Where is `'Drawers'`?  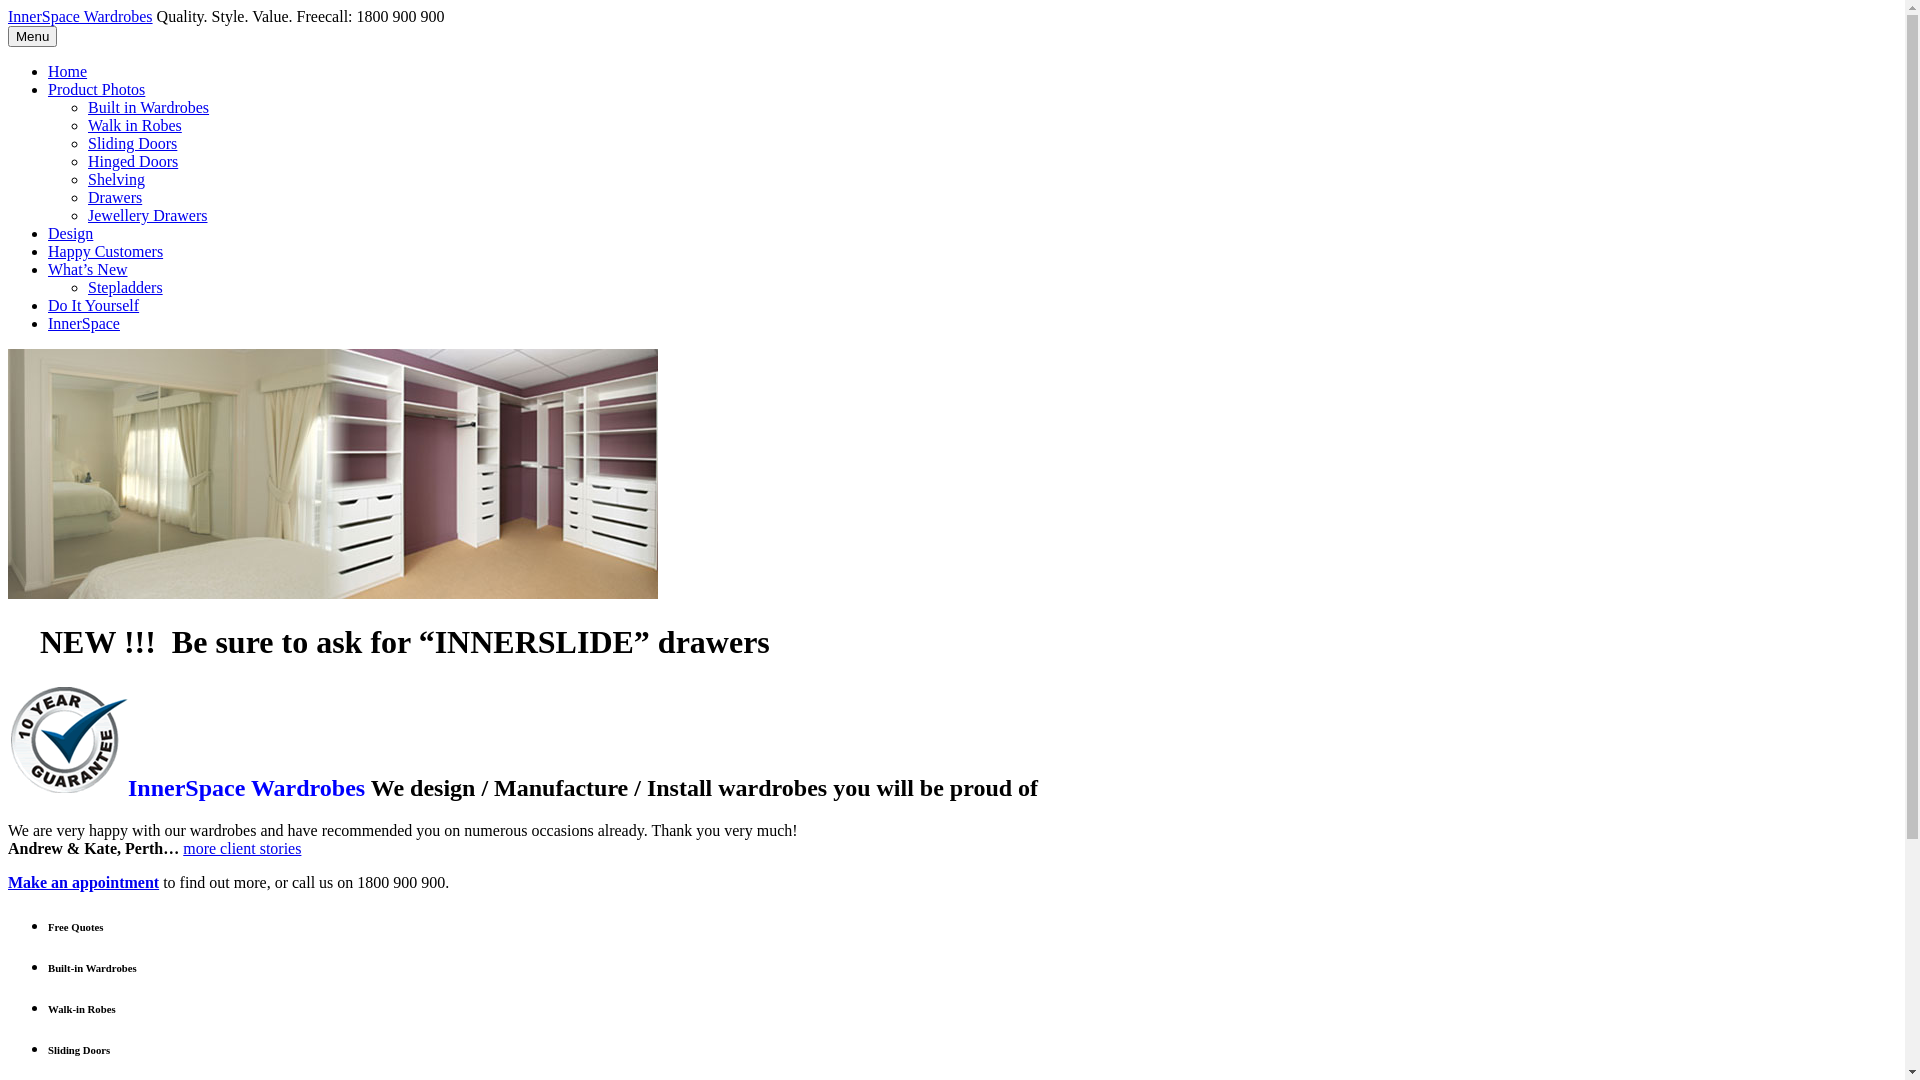
'Drawers' is located at coordinates (114, 197).